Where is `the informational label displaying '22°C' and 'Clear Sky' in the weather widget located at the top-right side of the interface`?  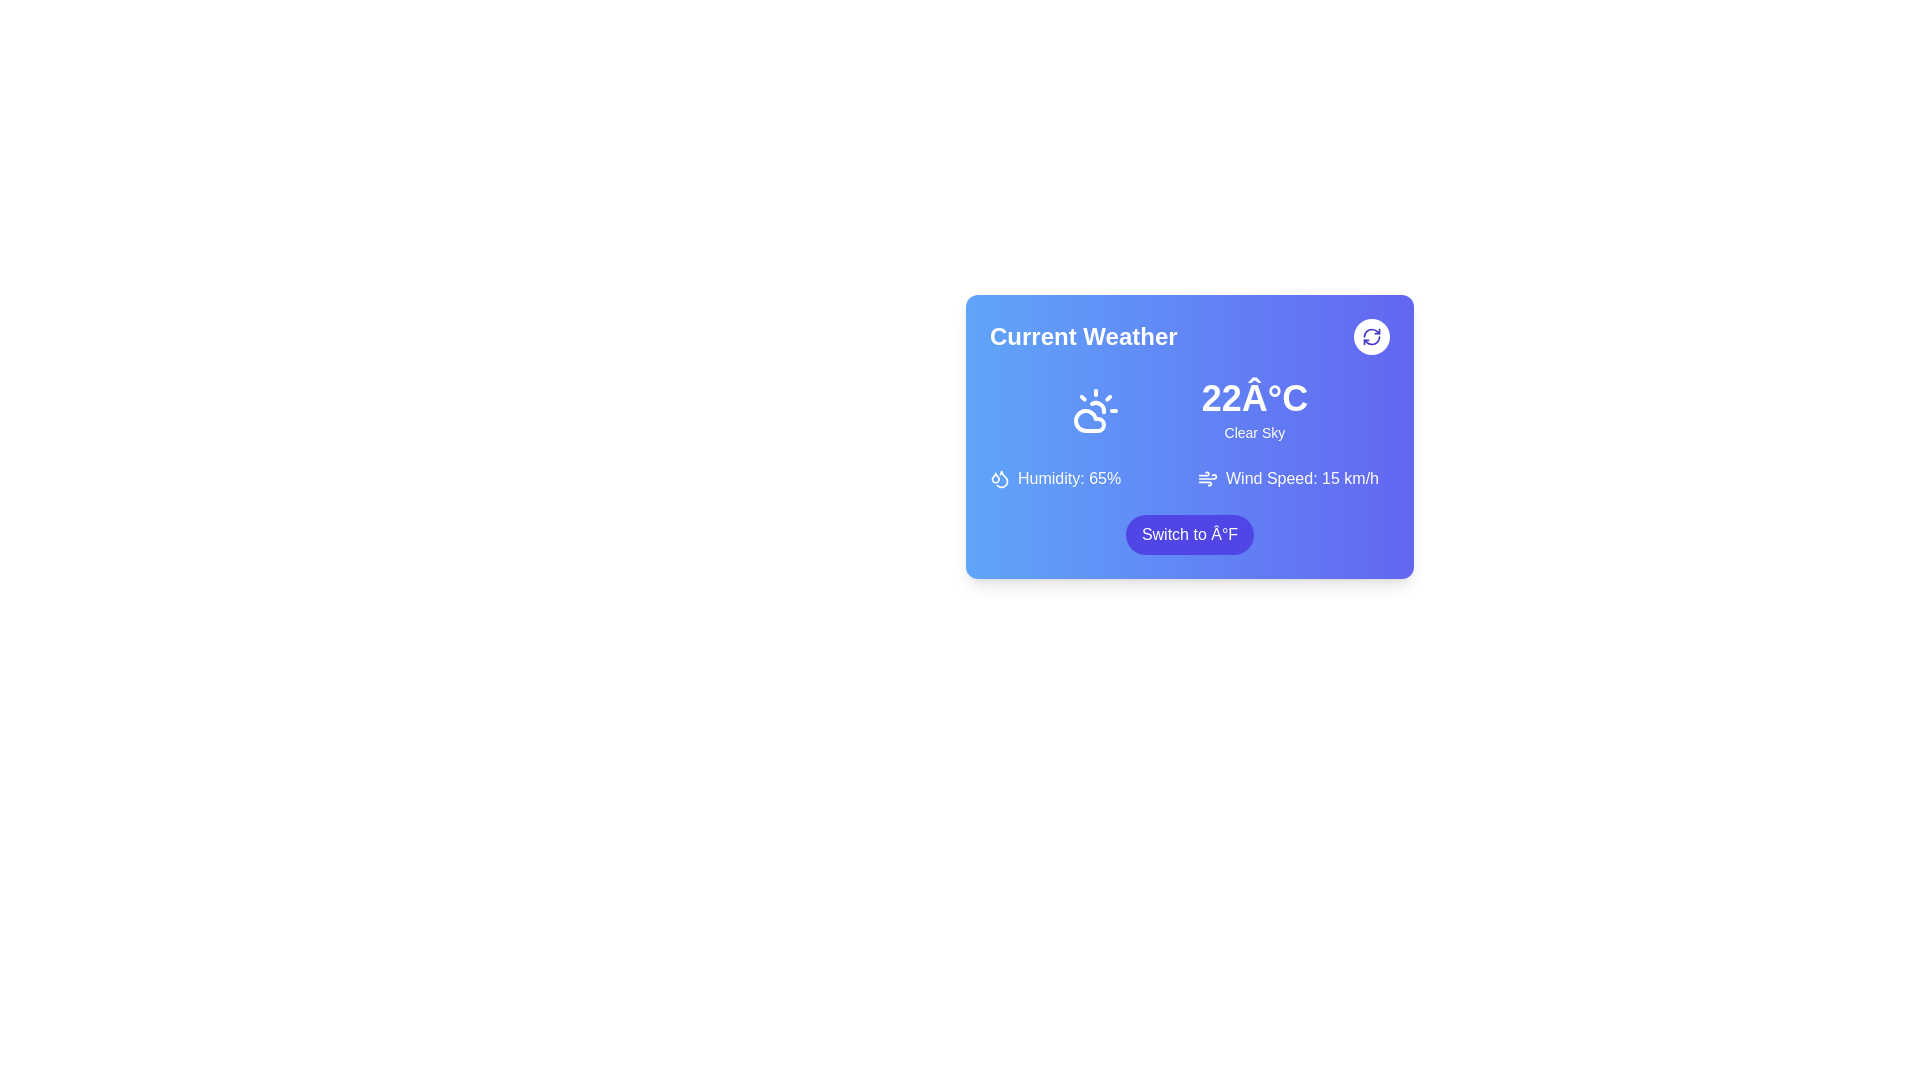 the informational label displaying '22°C' and 'Clear Sky' in the weather widget located at the top-right side of the interface is located at coordinates (1253, 410).